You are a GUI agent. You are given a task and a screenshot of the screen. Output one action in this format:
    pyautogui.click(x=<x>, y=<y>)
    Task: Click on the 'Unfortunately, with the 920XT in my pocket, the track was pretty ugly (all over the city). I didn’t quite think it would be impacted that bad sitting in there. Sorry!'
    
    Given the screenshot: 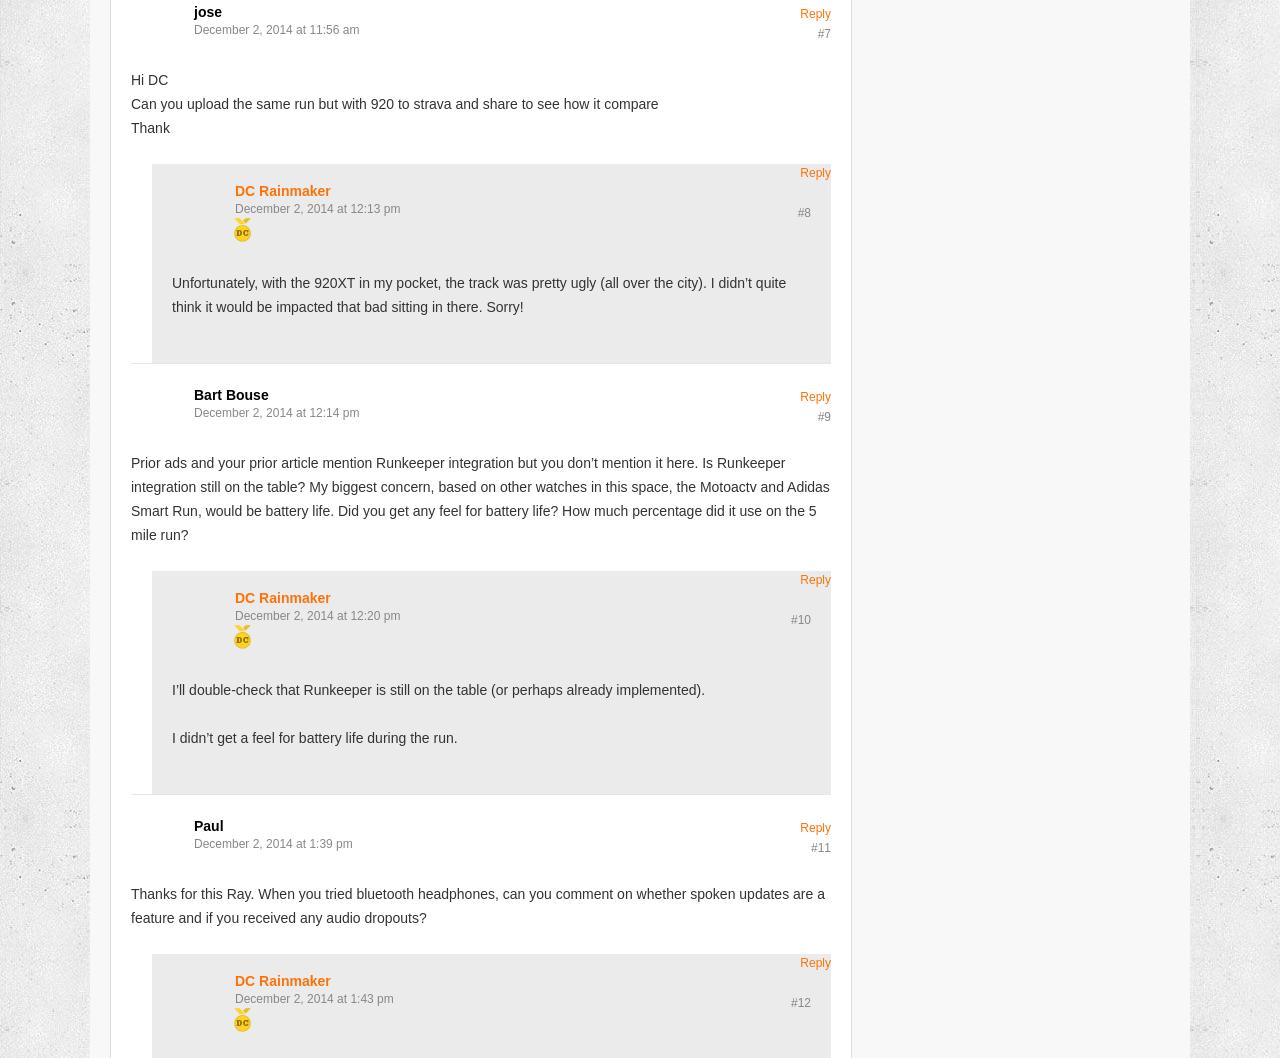 What is the action you would take?
    pyautogui.click(x=477, y=293)
    